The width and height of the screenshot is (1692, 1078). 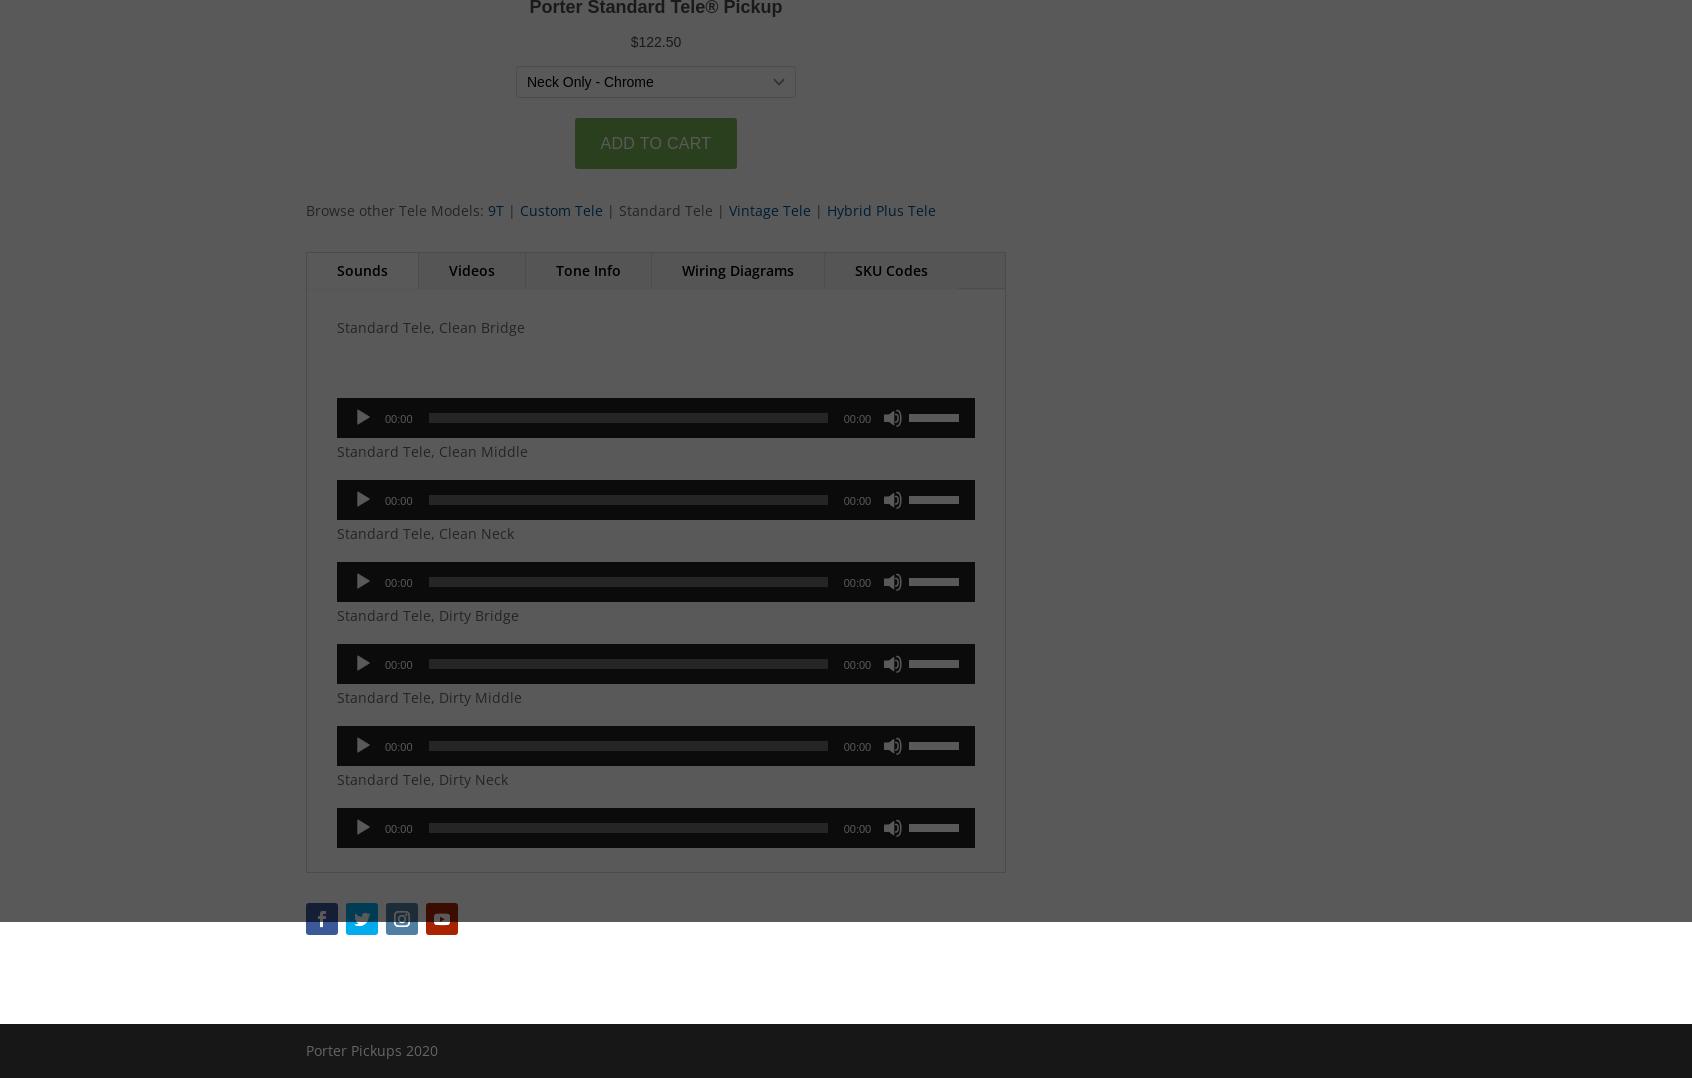 I want to click on 'Standard Tele, Dirty Neck', so click(x=422, y=778).